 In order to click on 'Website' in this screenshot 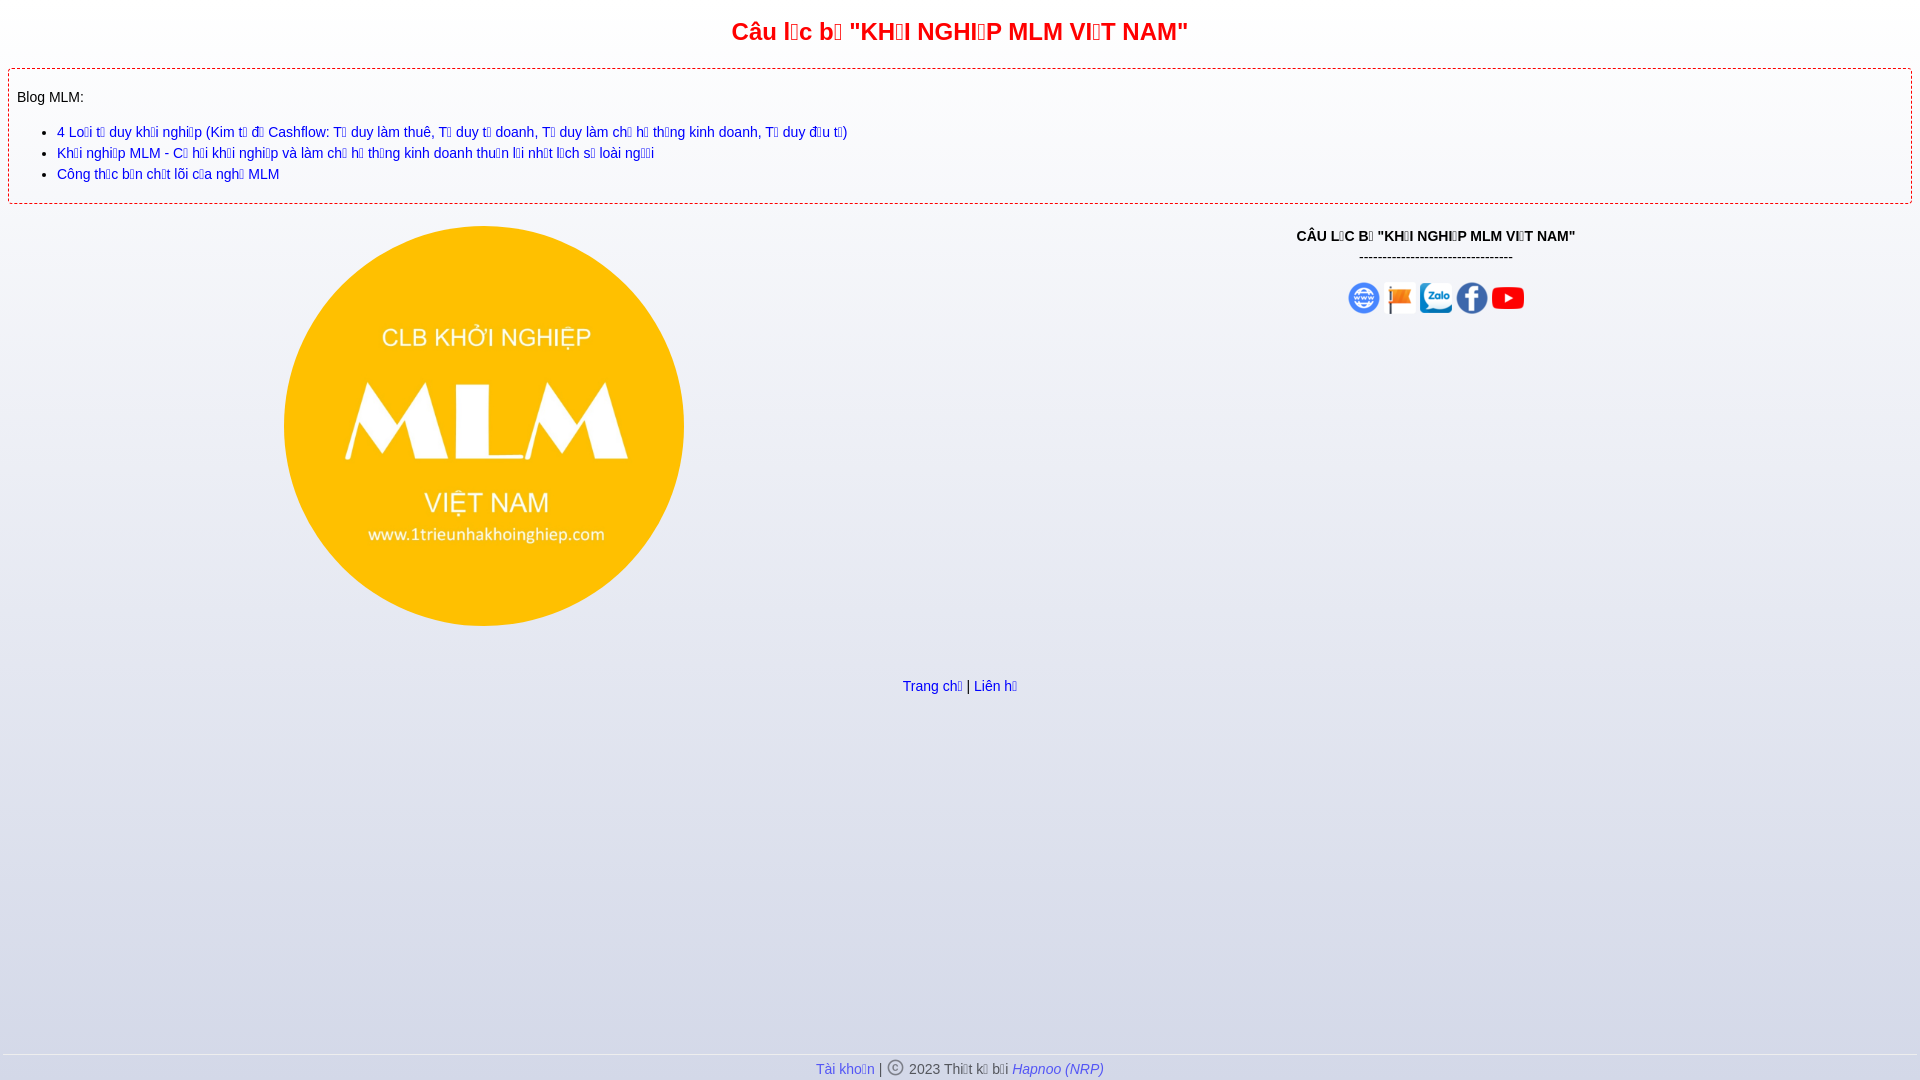, I will do `click(1362, 297)`.